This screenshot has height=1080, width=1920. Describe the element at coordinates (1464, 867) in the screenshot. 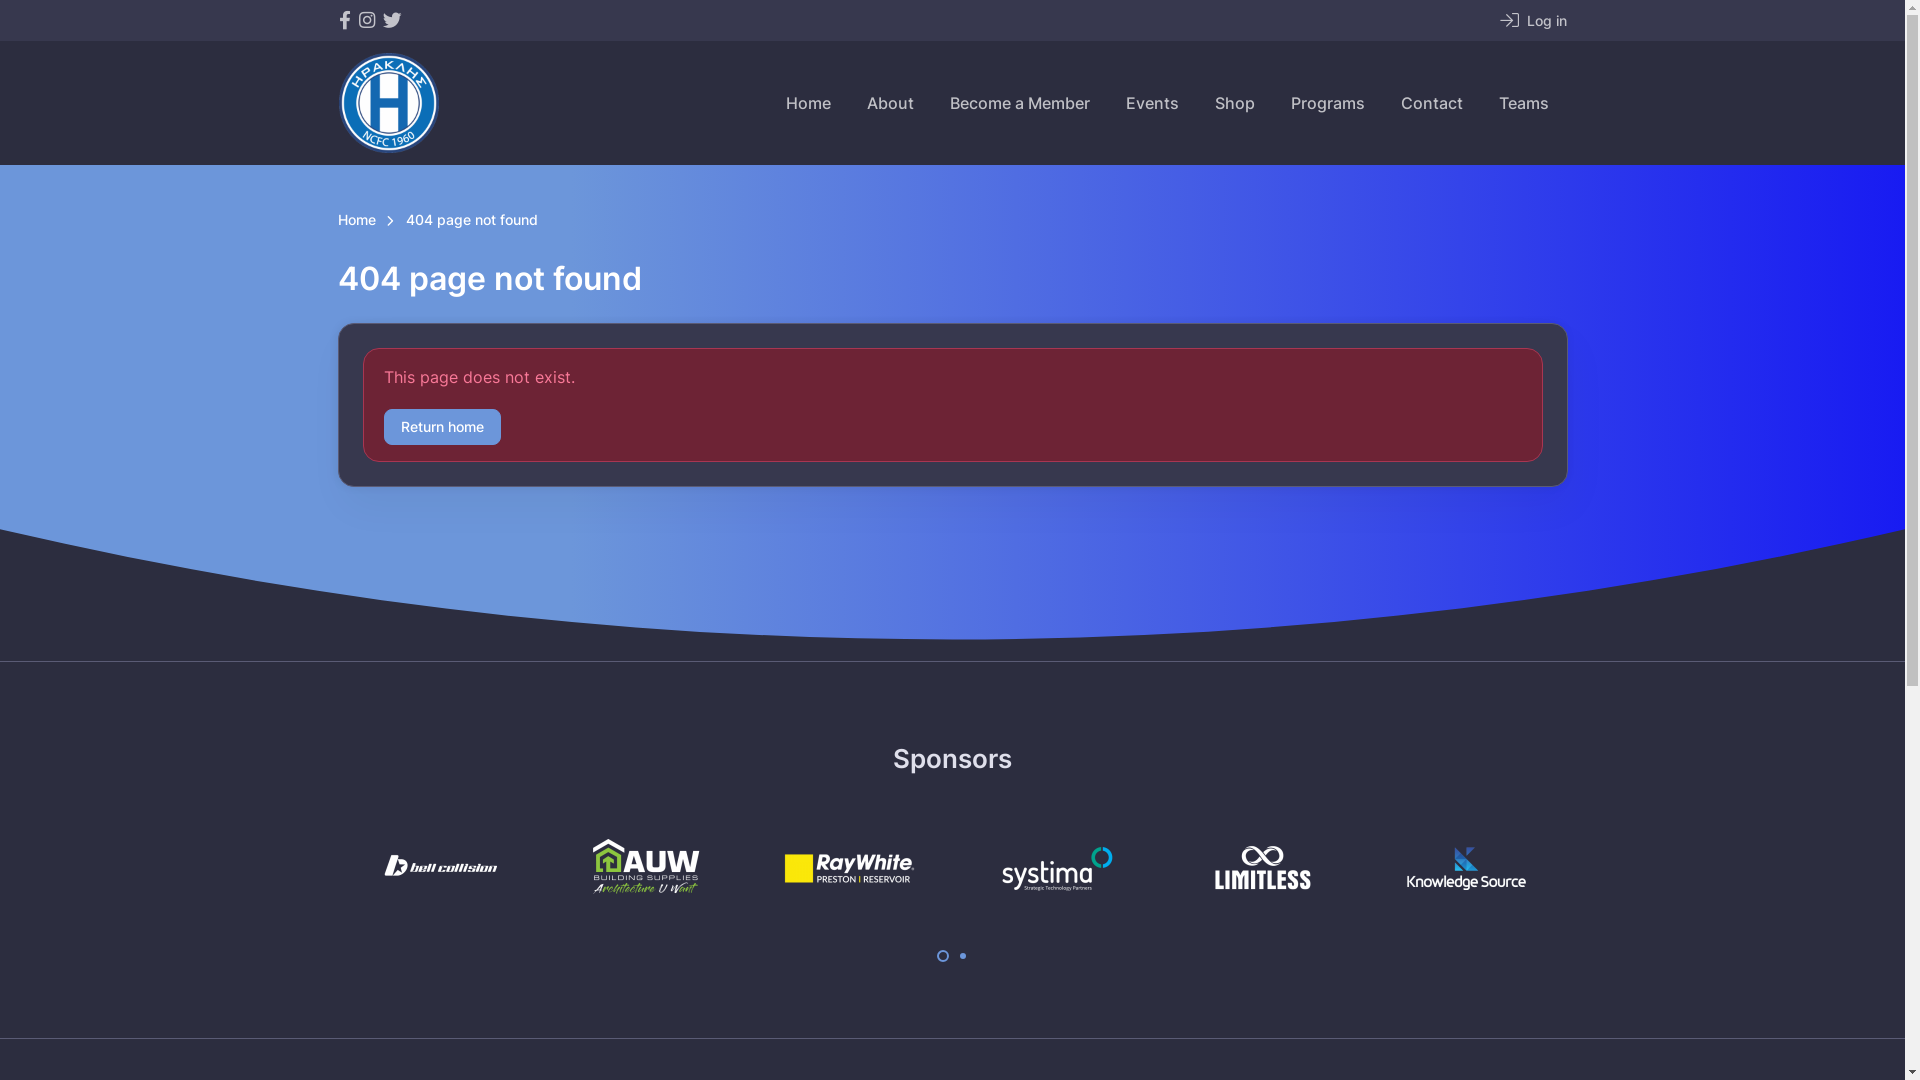

I see `'Knowledge Source'` at that location.